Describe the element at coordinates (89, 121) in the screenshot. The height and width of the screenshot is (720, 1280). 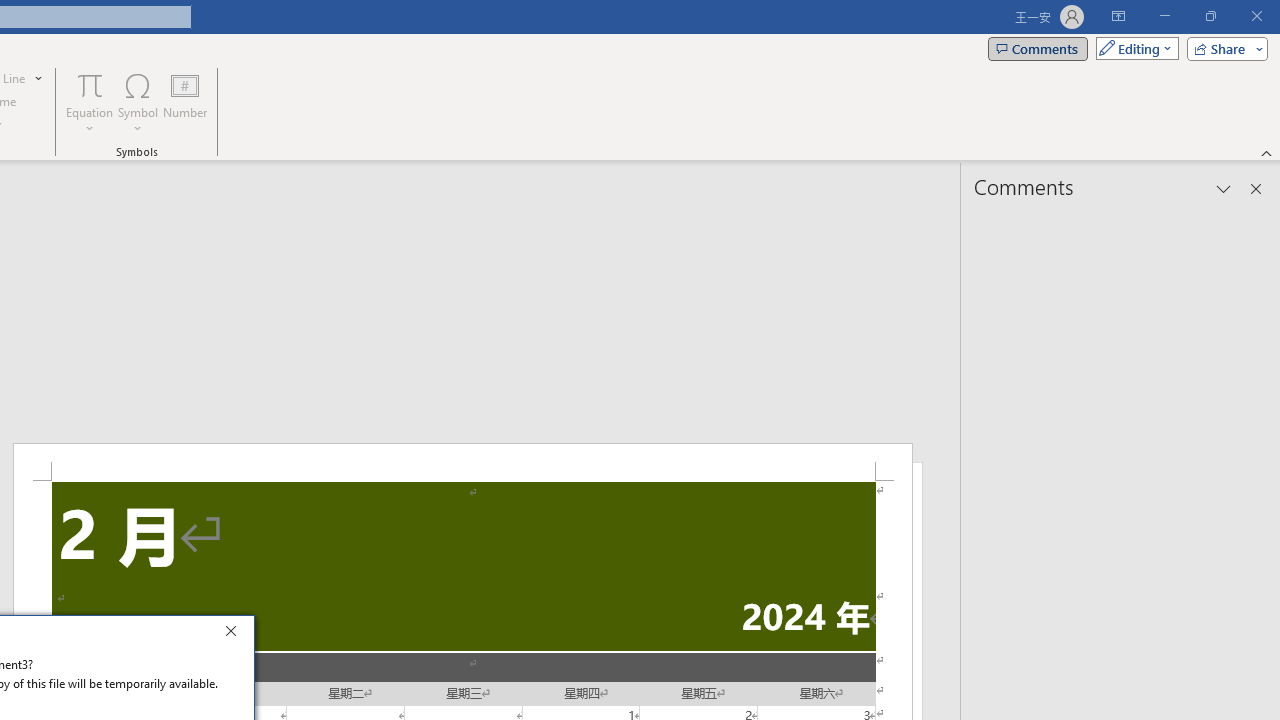
I see `'More Options'` at that location.